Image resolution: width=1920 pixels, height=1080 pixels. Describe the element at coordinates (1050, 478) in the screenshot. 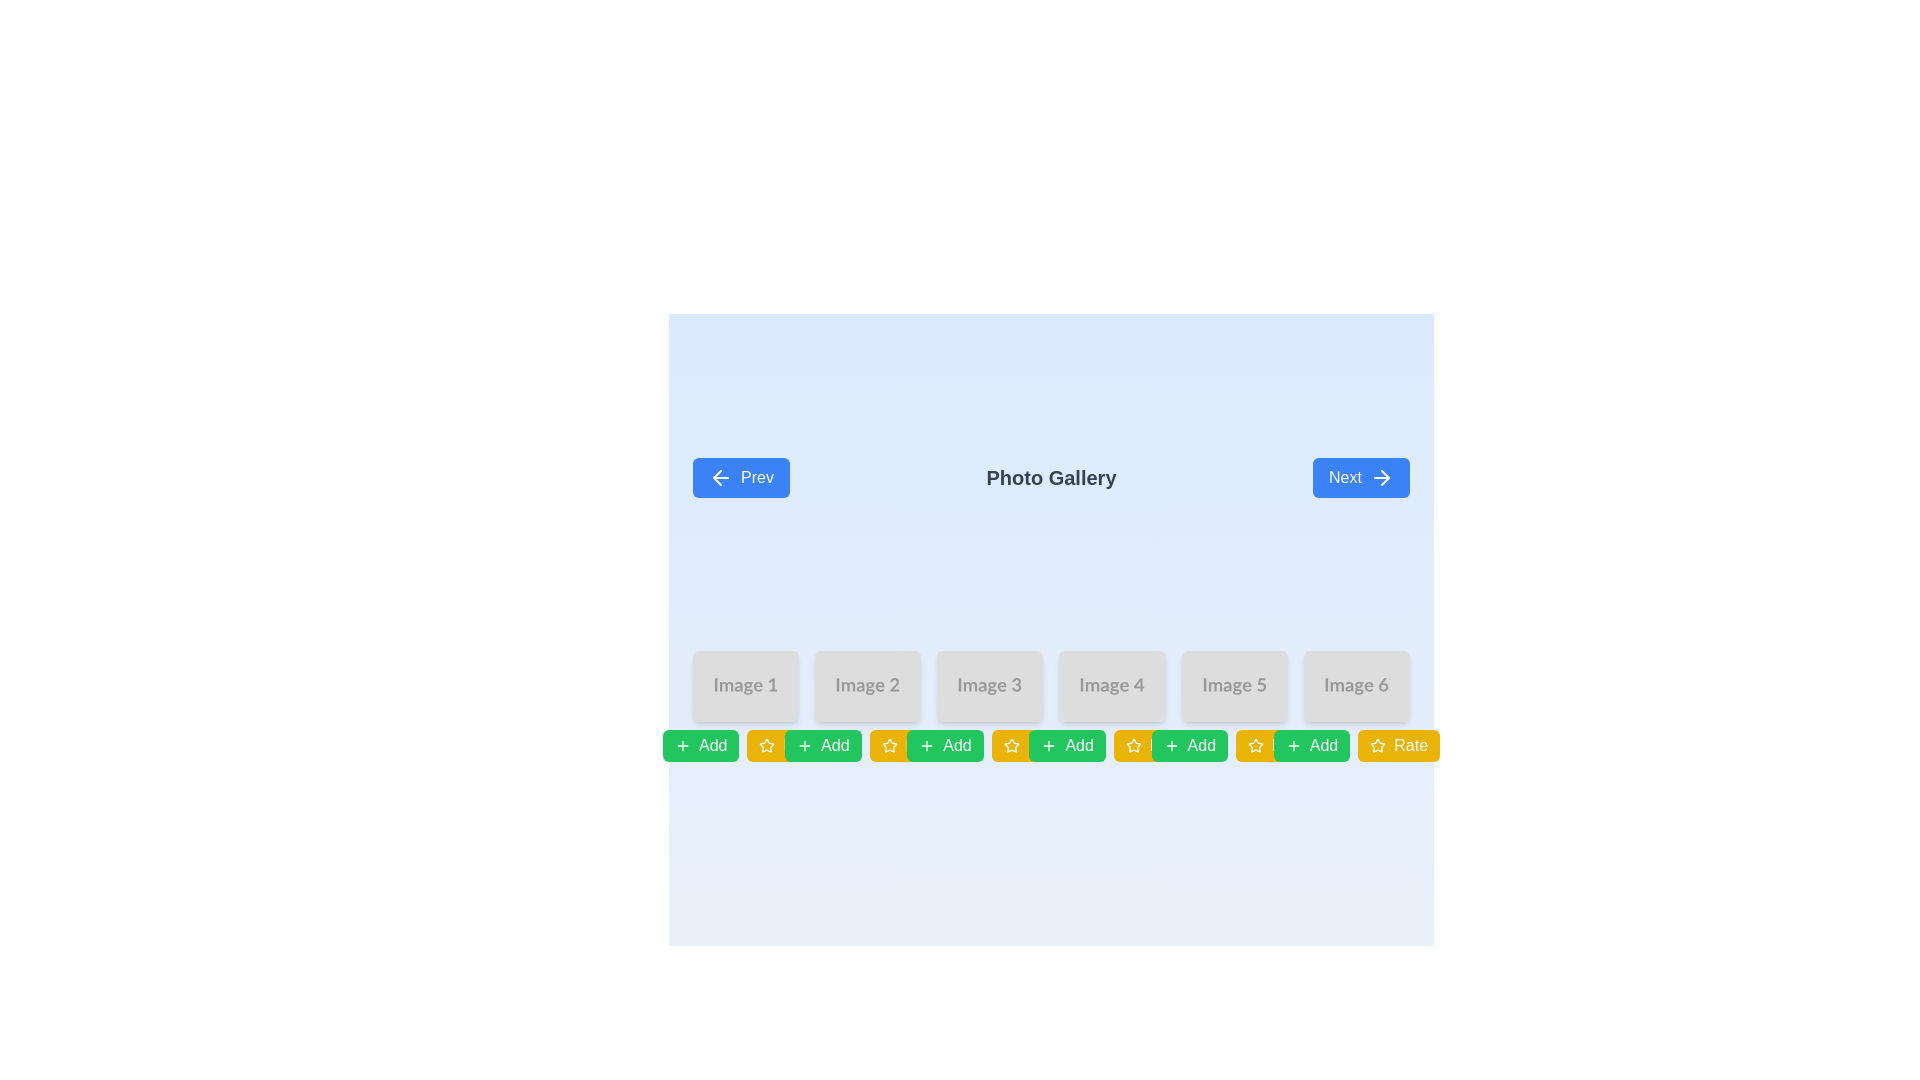

I see `the 'Photo Gallery' text label, which is styled with a large bold font and centrally aligned in the menu bar` at that location.